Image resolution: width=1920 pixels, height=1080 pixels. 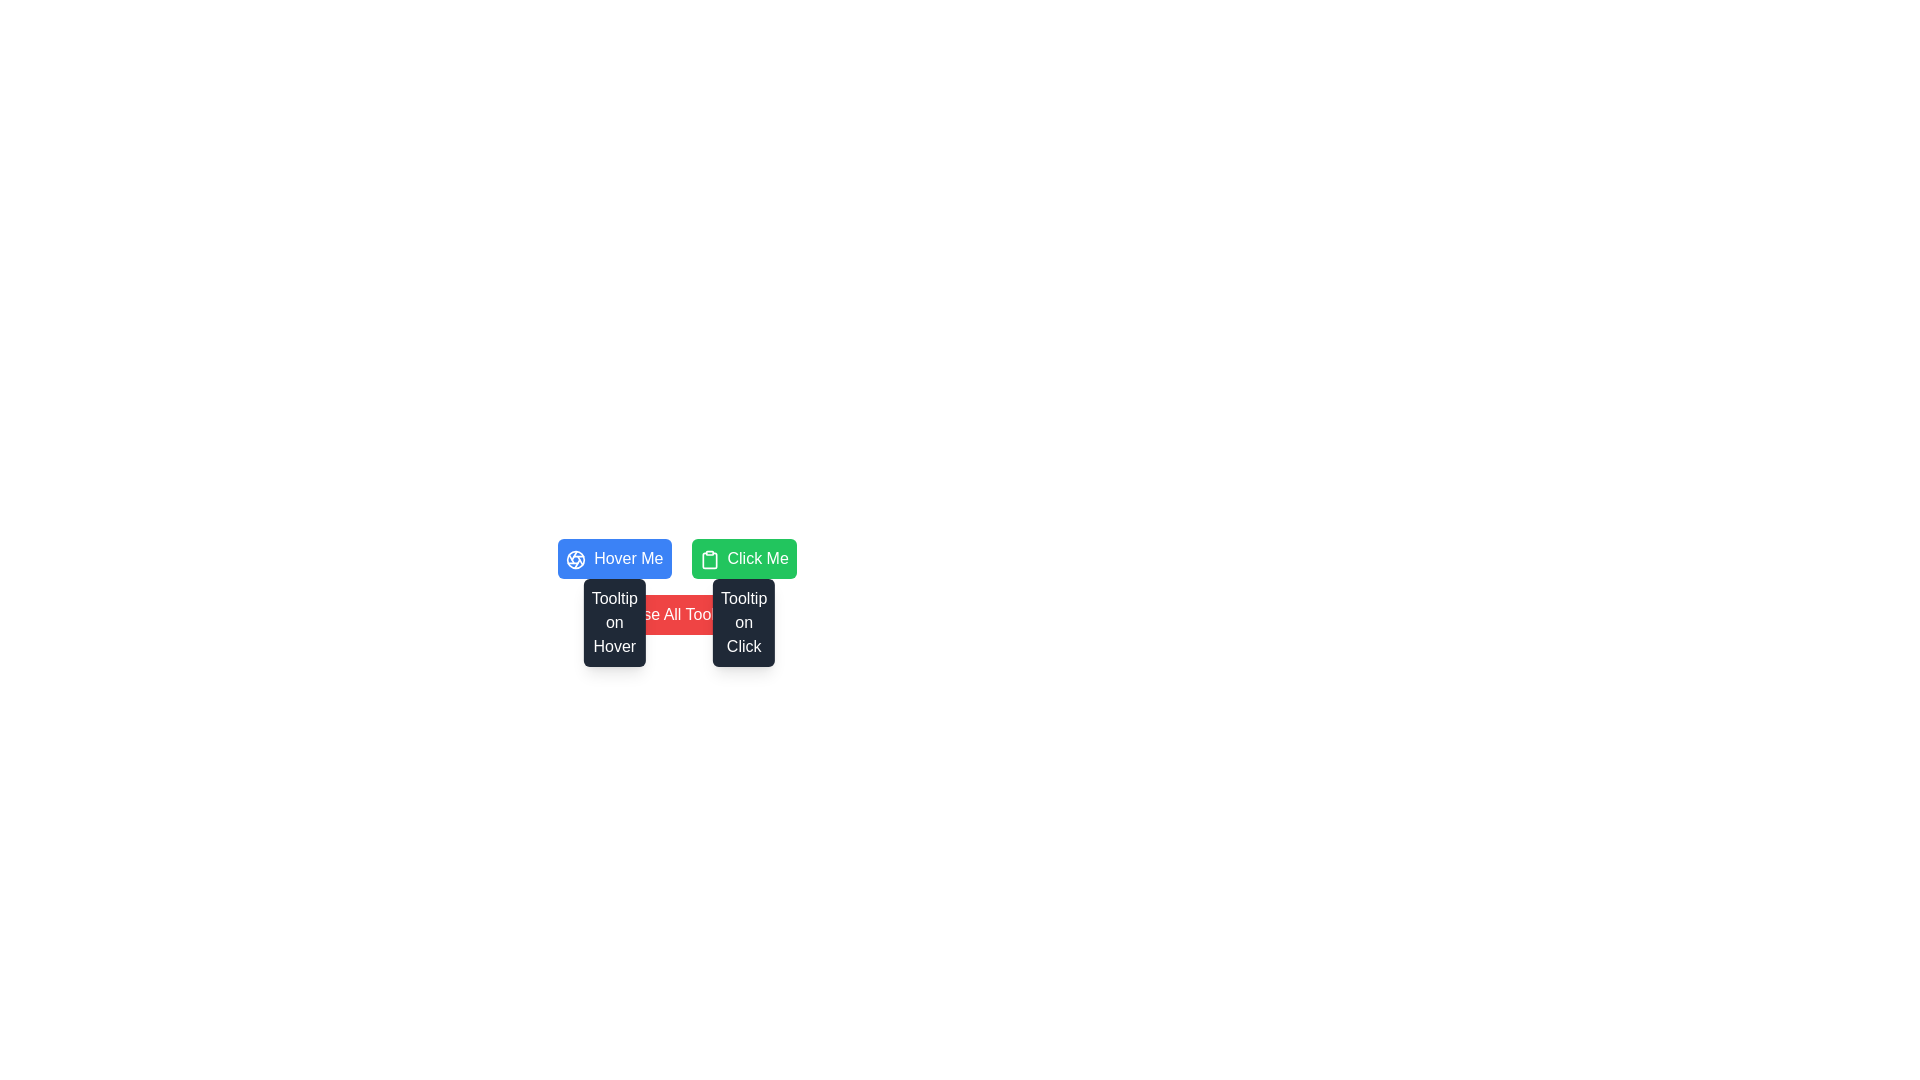 I want to click on the decorative icon located at the left edge of the 'Hover Me' blue button, which enhances the button's appearance, so click(x=575, y=559).